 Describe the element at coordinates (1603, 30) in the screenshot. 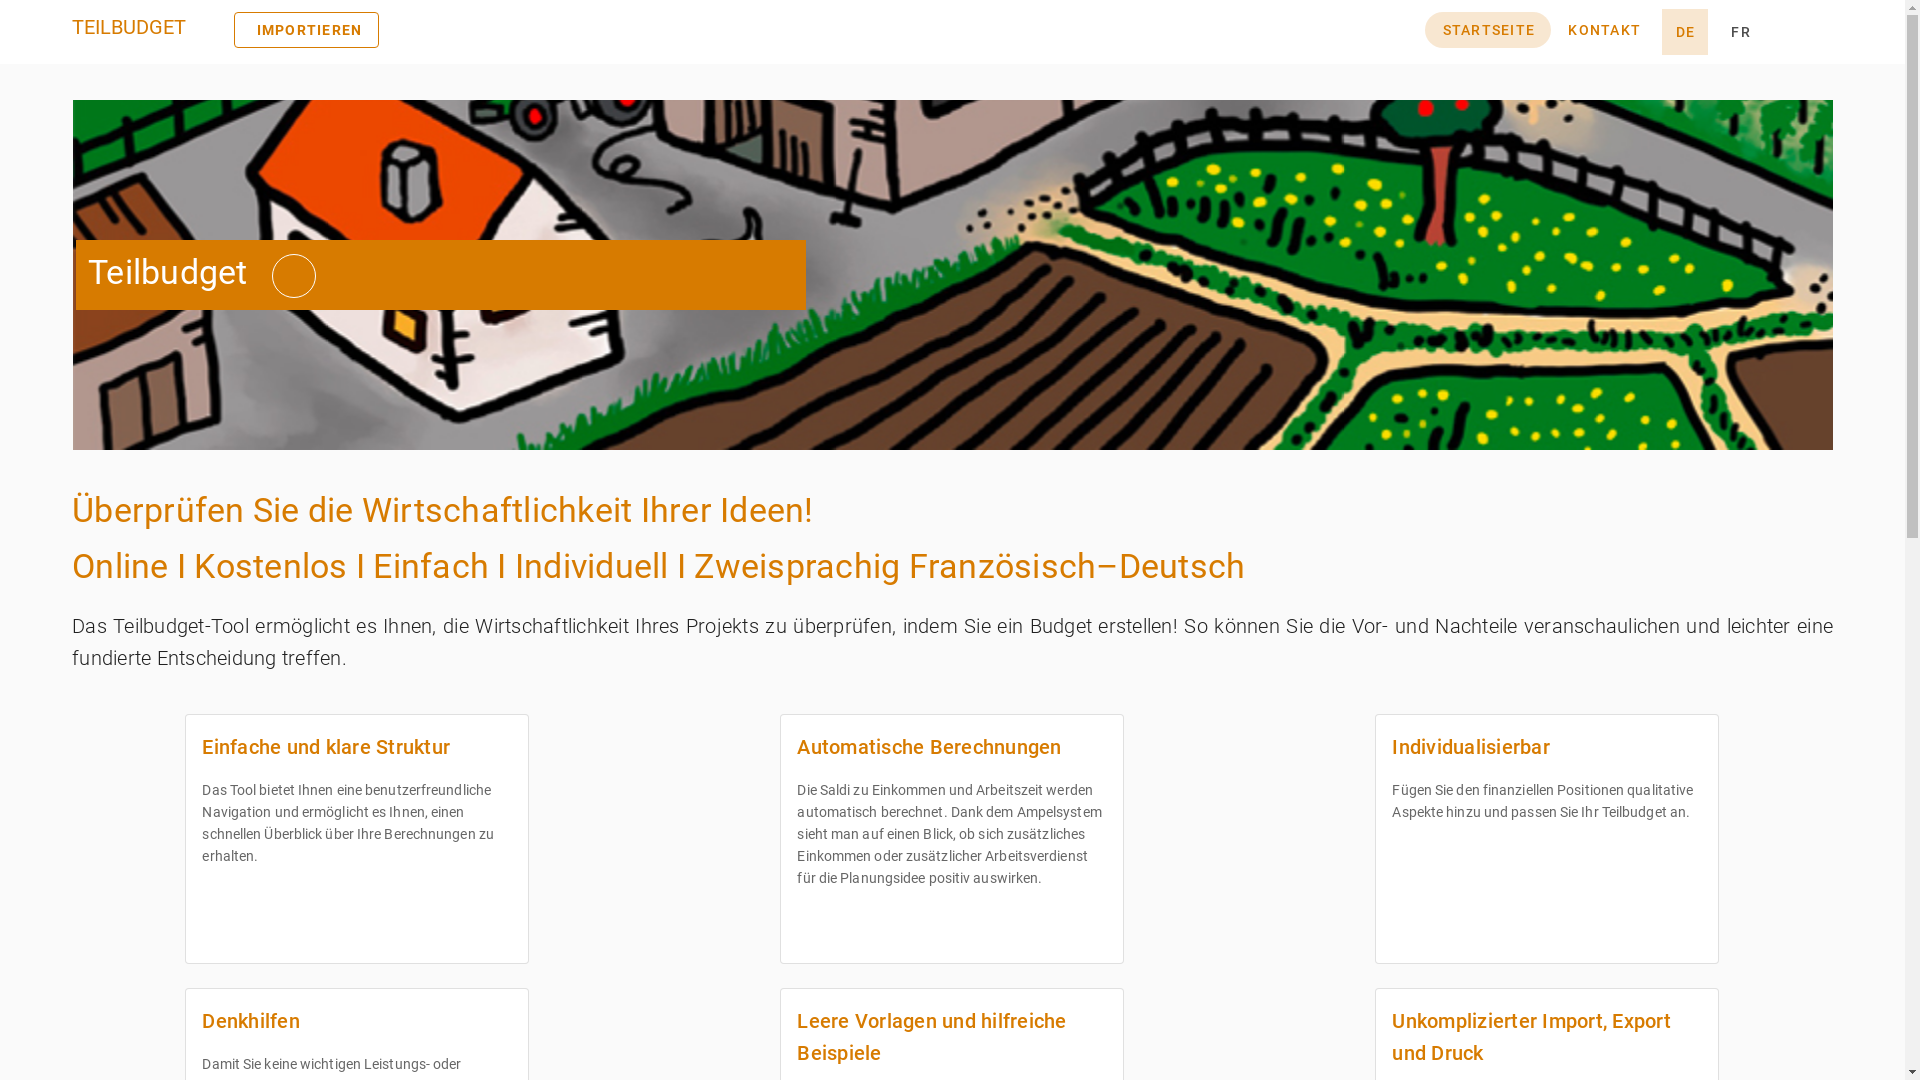

I see `'KONTAKT'` at that location.